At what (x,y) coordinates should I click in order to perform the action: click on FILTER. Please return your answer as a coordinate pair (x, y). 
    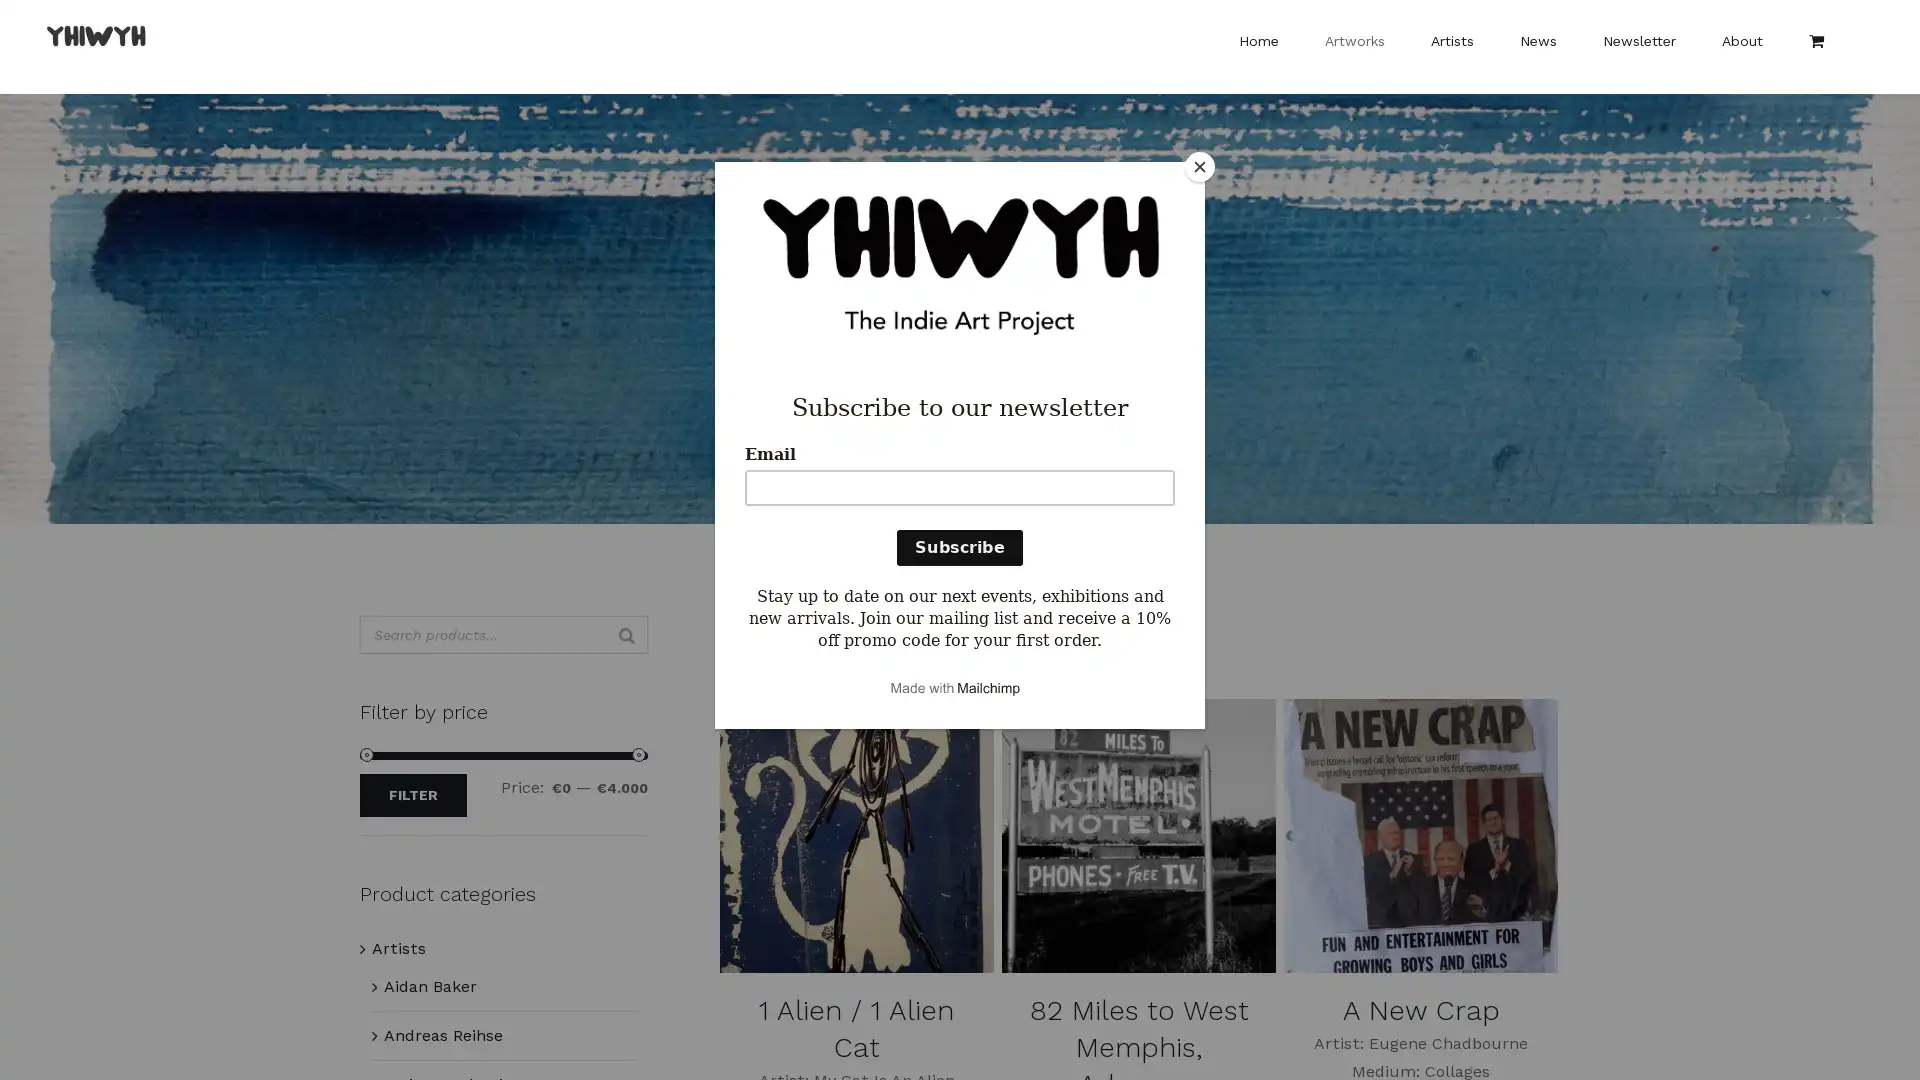
    Looking at the image, I should click on (412, 794).